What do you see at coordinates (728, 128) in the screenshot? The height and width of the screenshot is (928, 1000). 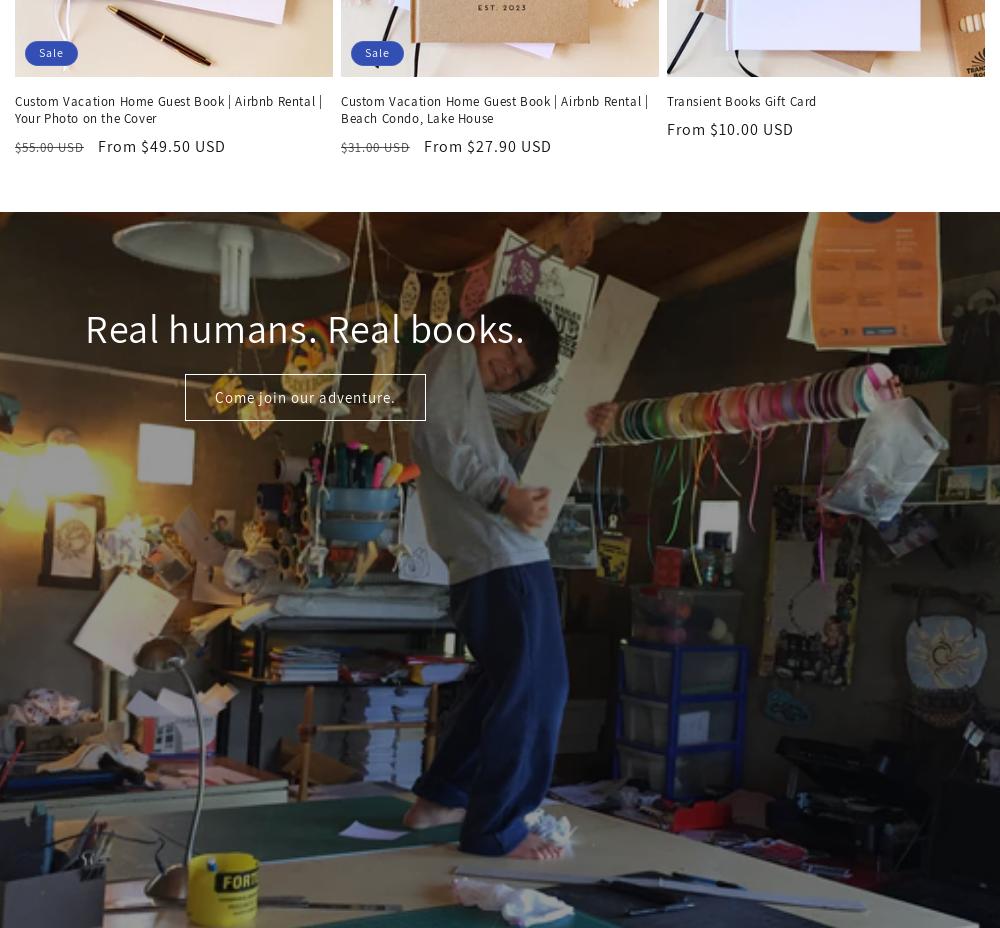 I see `'From $10.00 USD'` at bounding box center [728, 128].